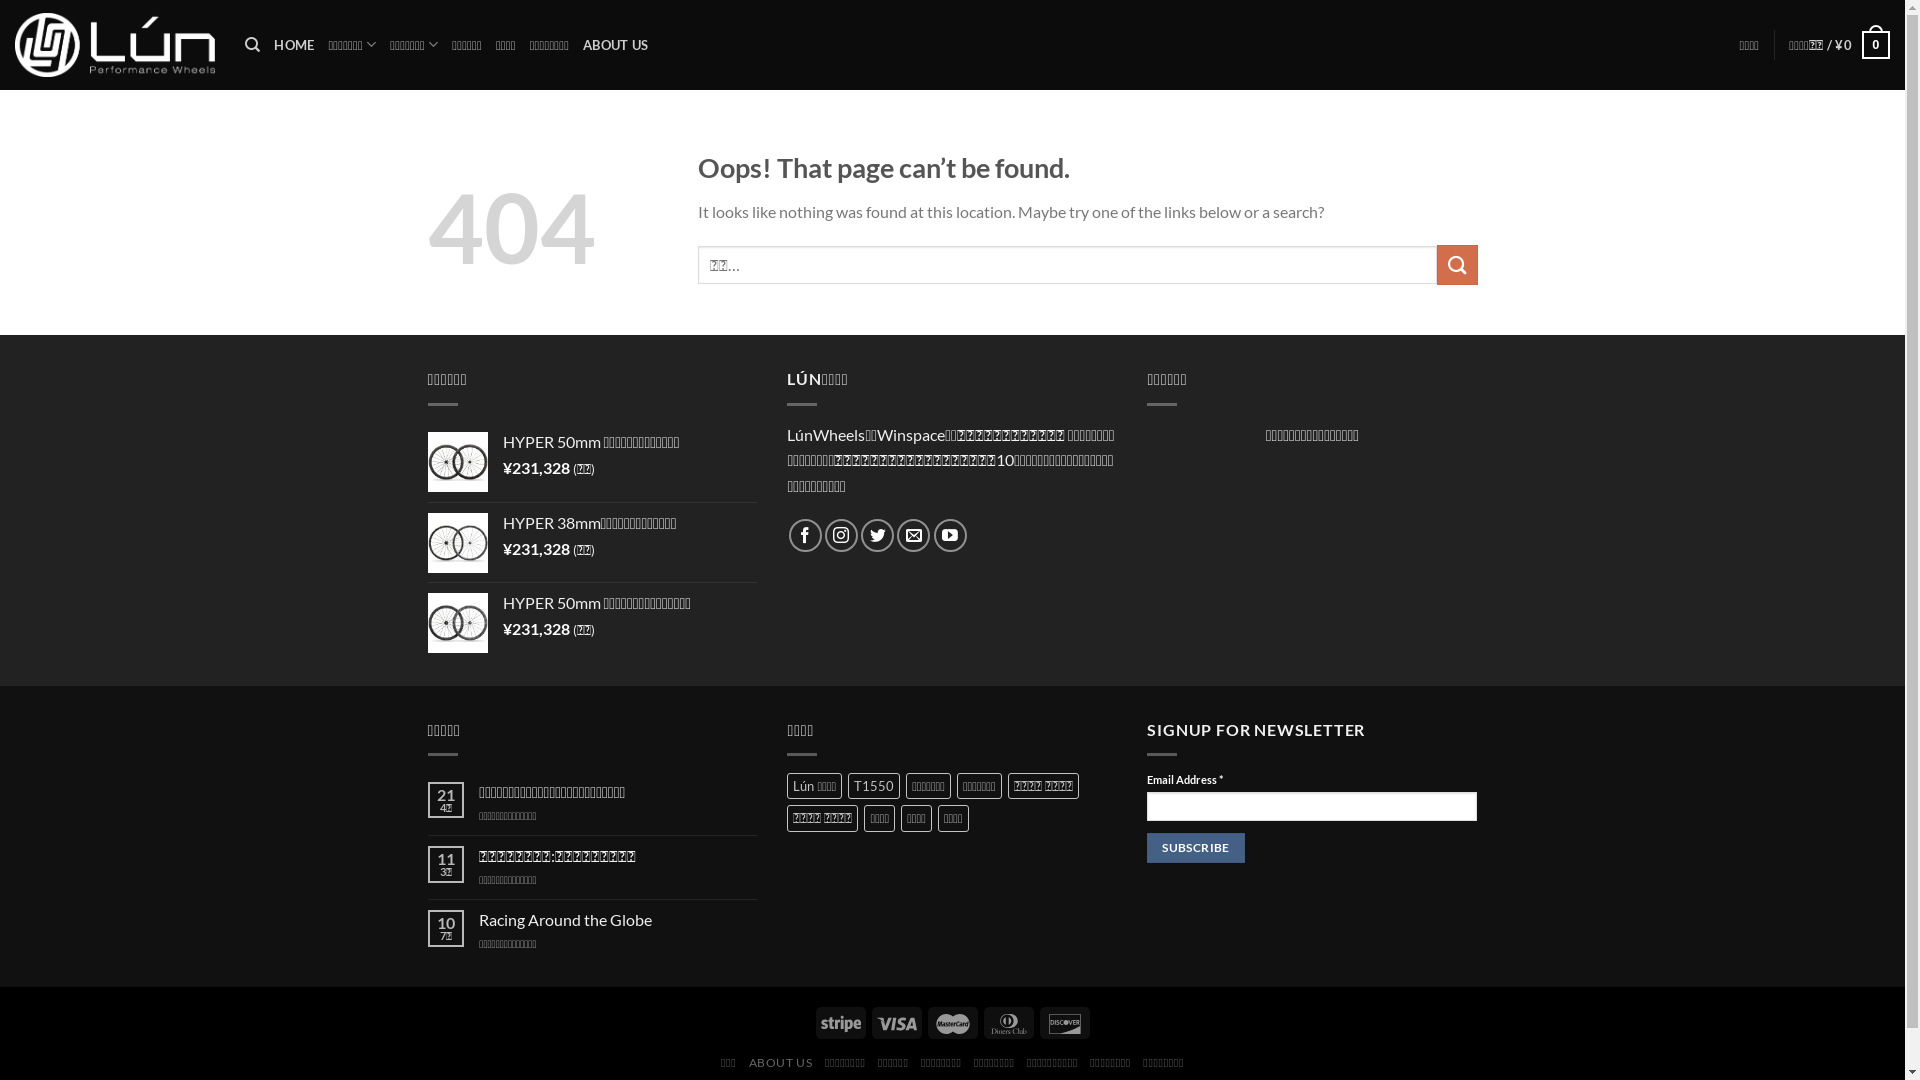  What do you see at coordinates (617, 919) in the screenshot?
I see `'Racing Around the Globe'` at bounding box center [617, 919].